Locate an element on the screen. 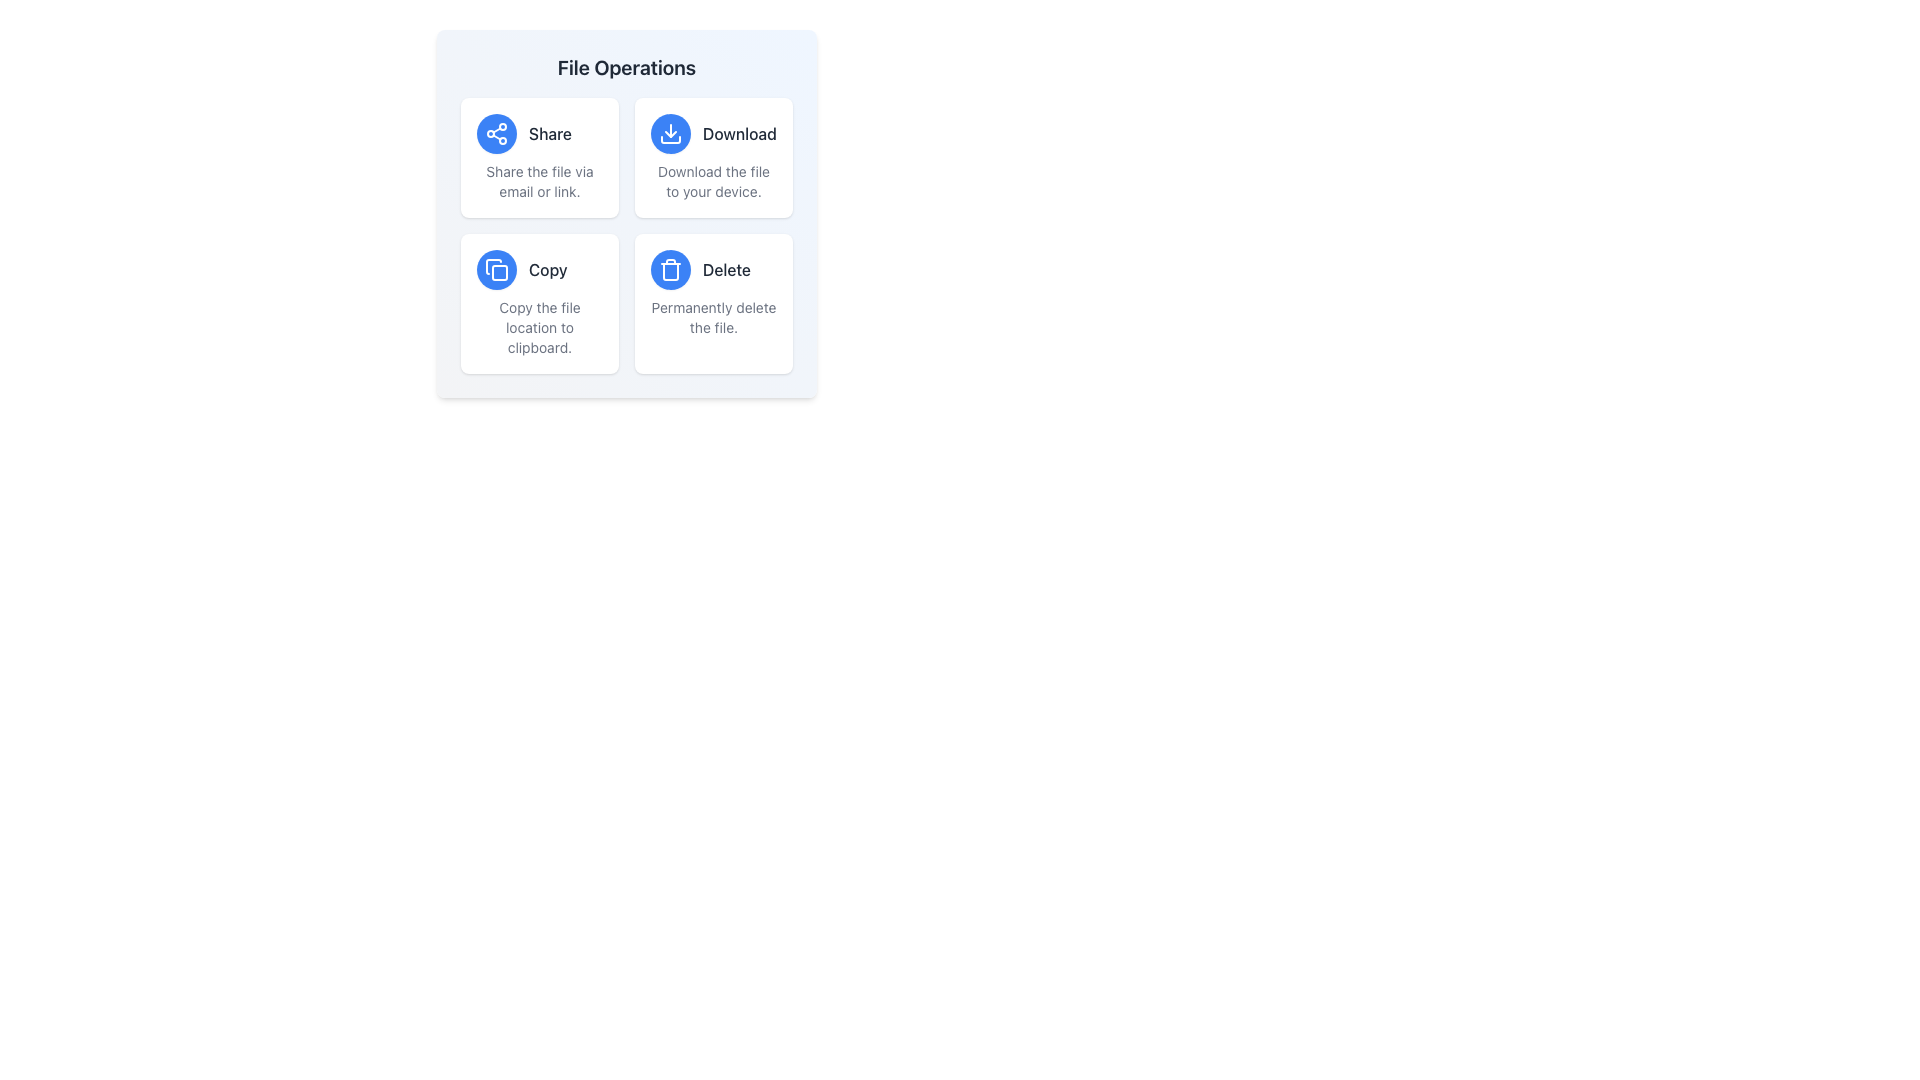 Image resolution: width=1920 pixels, height=1080 pixels. the Text Label indicating the function of the Delete button, located in the bottom-right section of the 'File Operations' panel, adjacent to the trash bin icon is located at coordinates (726, 270).